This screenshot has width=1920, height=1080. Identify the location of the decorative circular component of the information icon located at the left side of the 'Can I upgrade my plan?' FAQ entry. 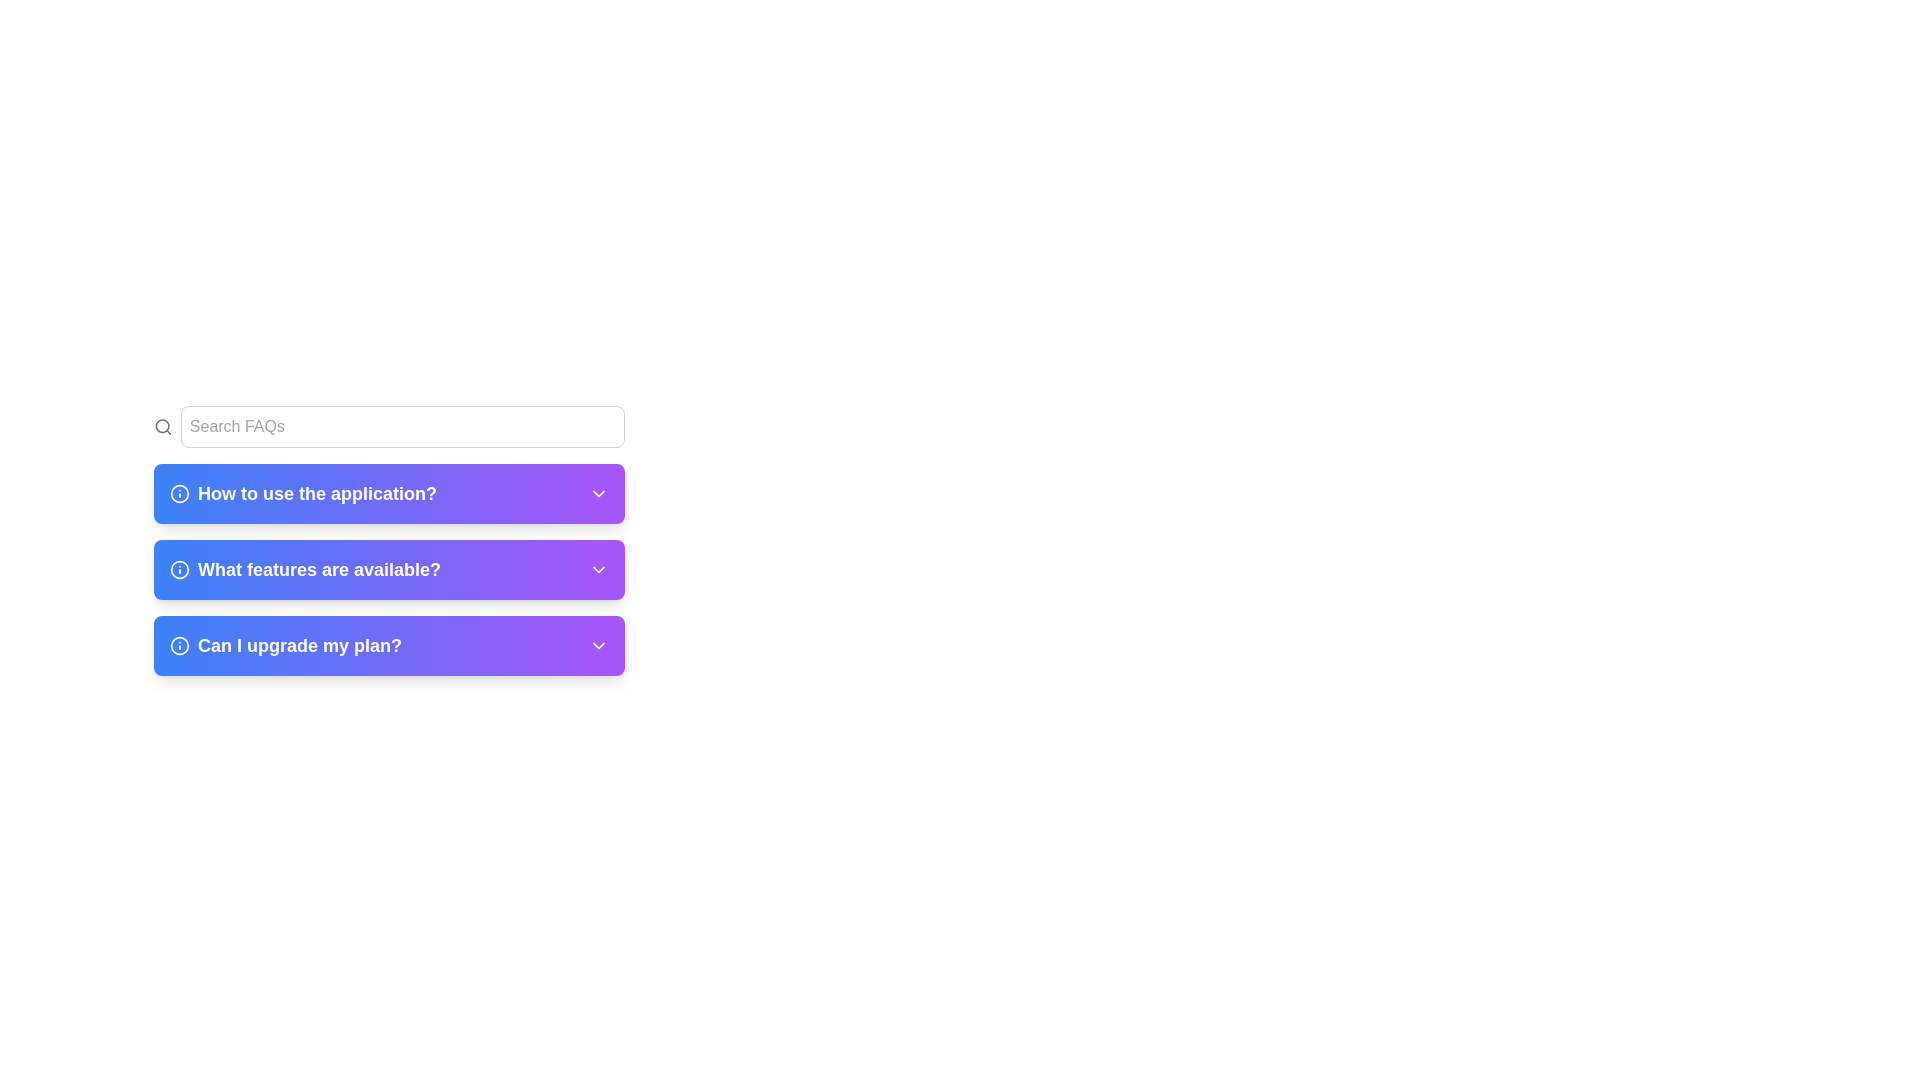
(180, 645).